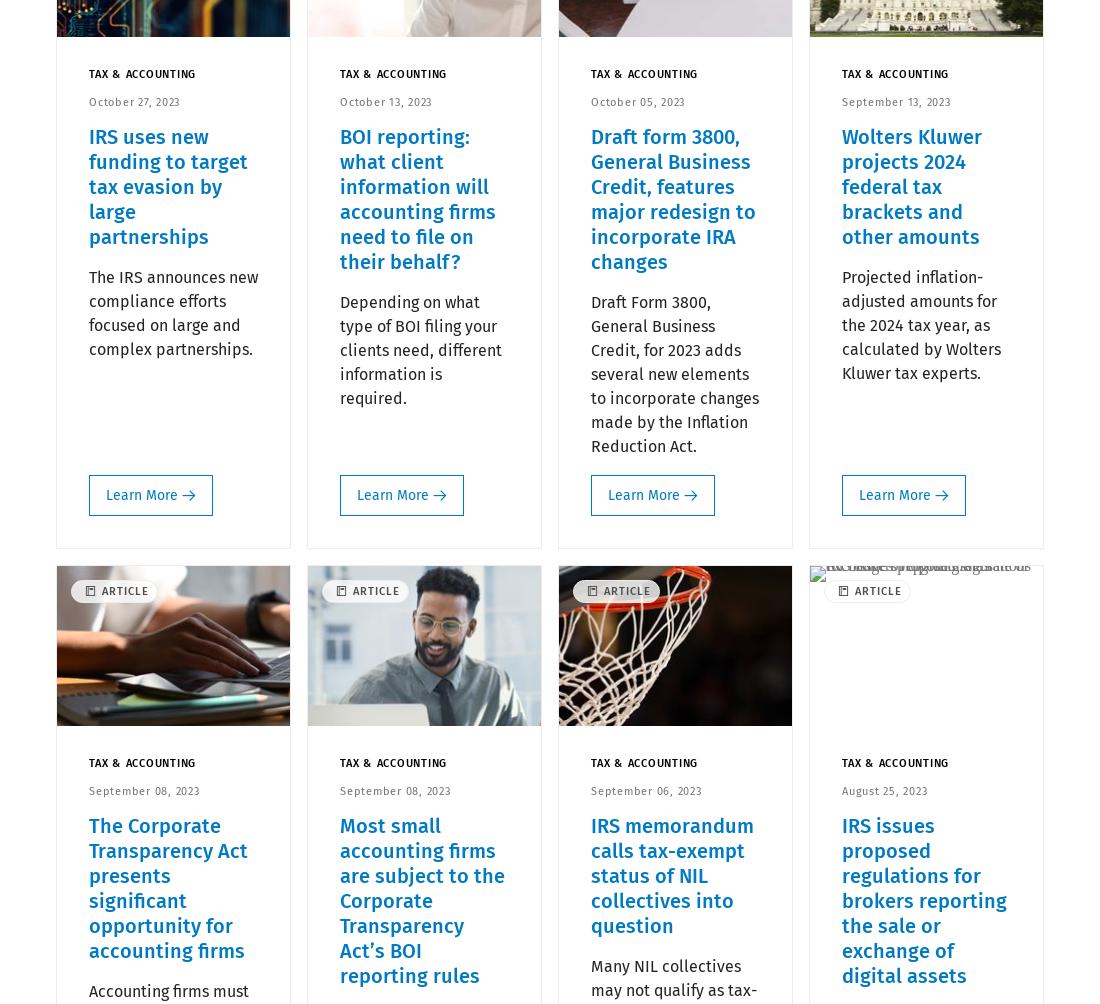  What do you see at coordinates (88, 886) in the screenshot?
I see `'The Corporate Transparency Act presents significant opportunity for accounting firms'` at bounding box center [88, 886].